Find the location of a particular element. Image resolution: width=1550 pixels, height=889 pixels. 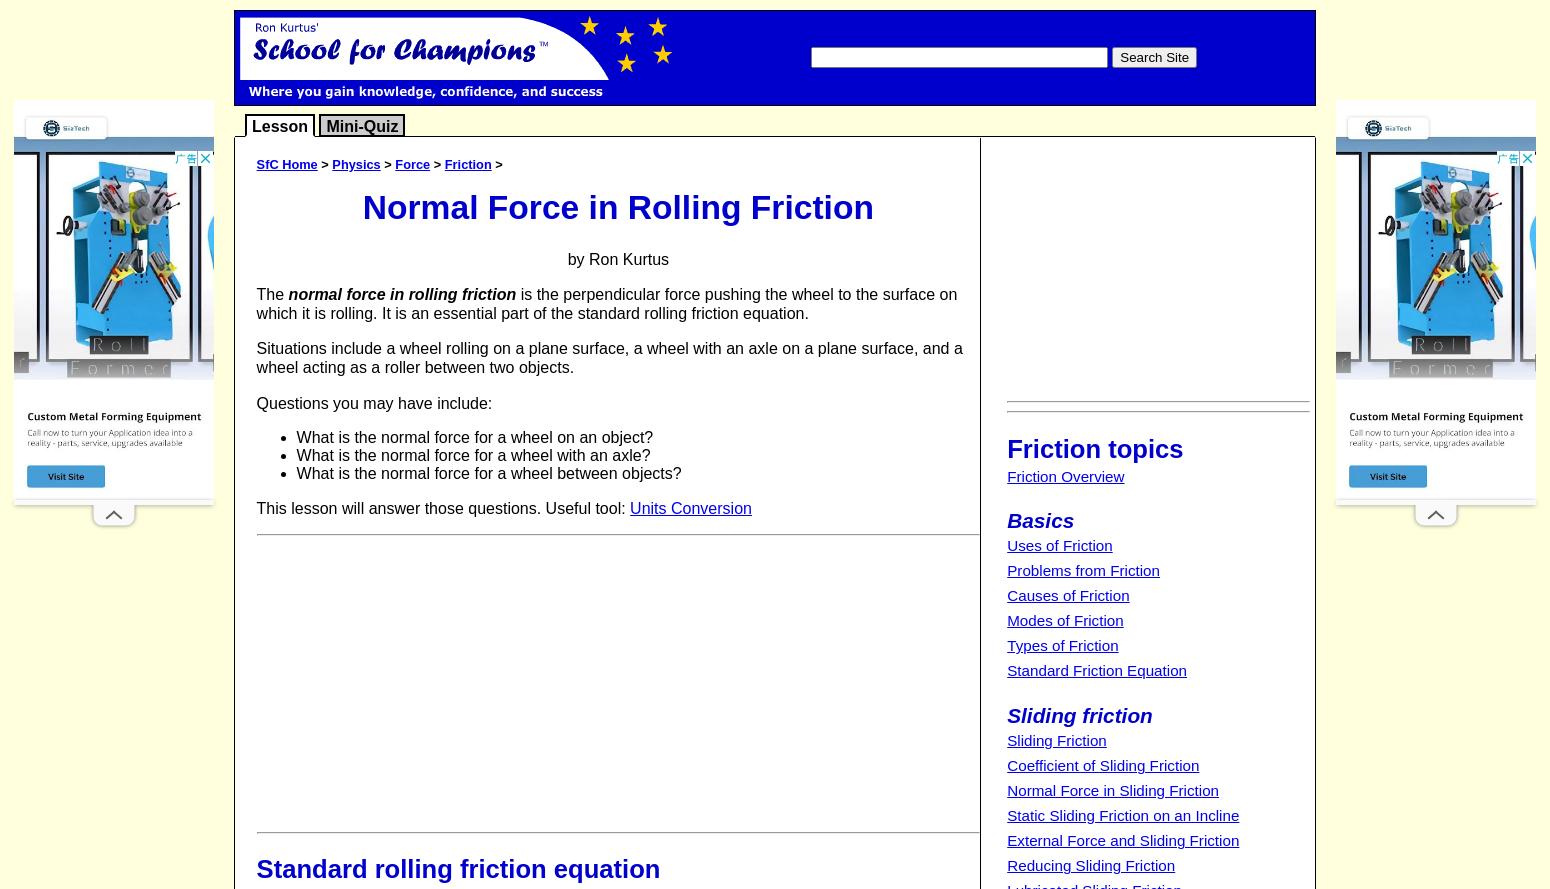

'Situations include a wheel rolling on a plane surface, a wheel with an axle on a plane surface, and a wheel acting as a roller between two objects.' is located at coordinates (608, 357).